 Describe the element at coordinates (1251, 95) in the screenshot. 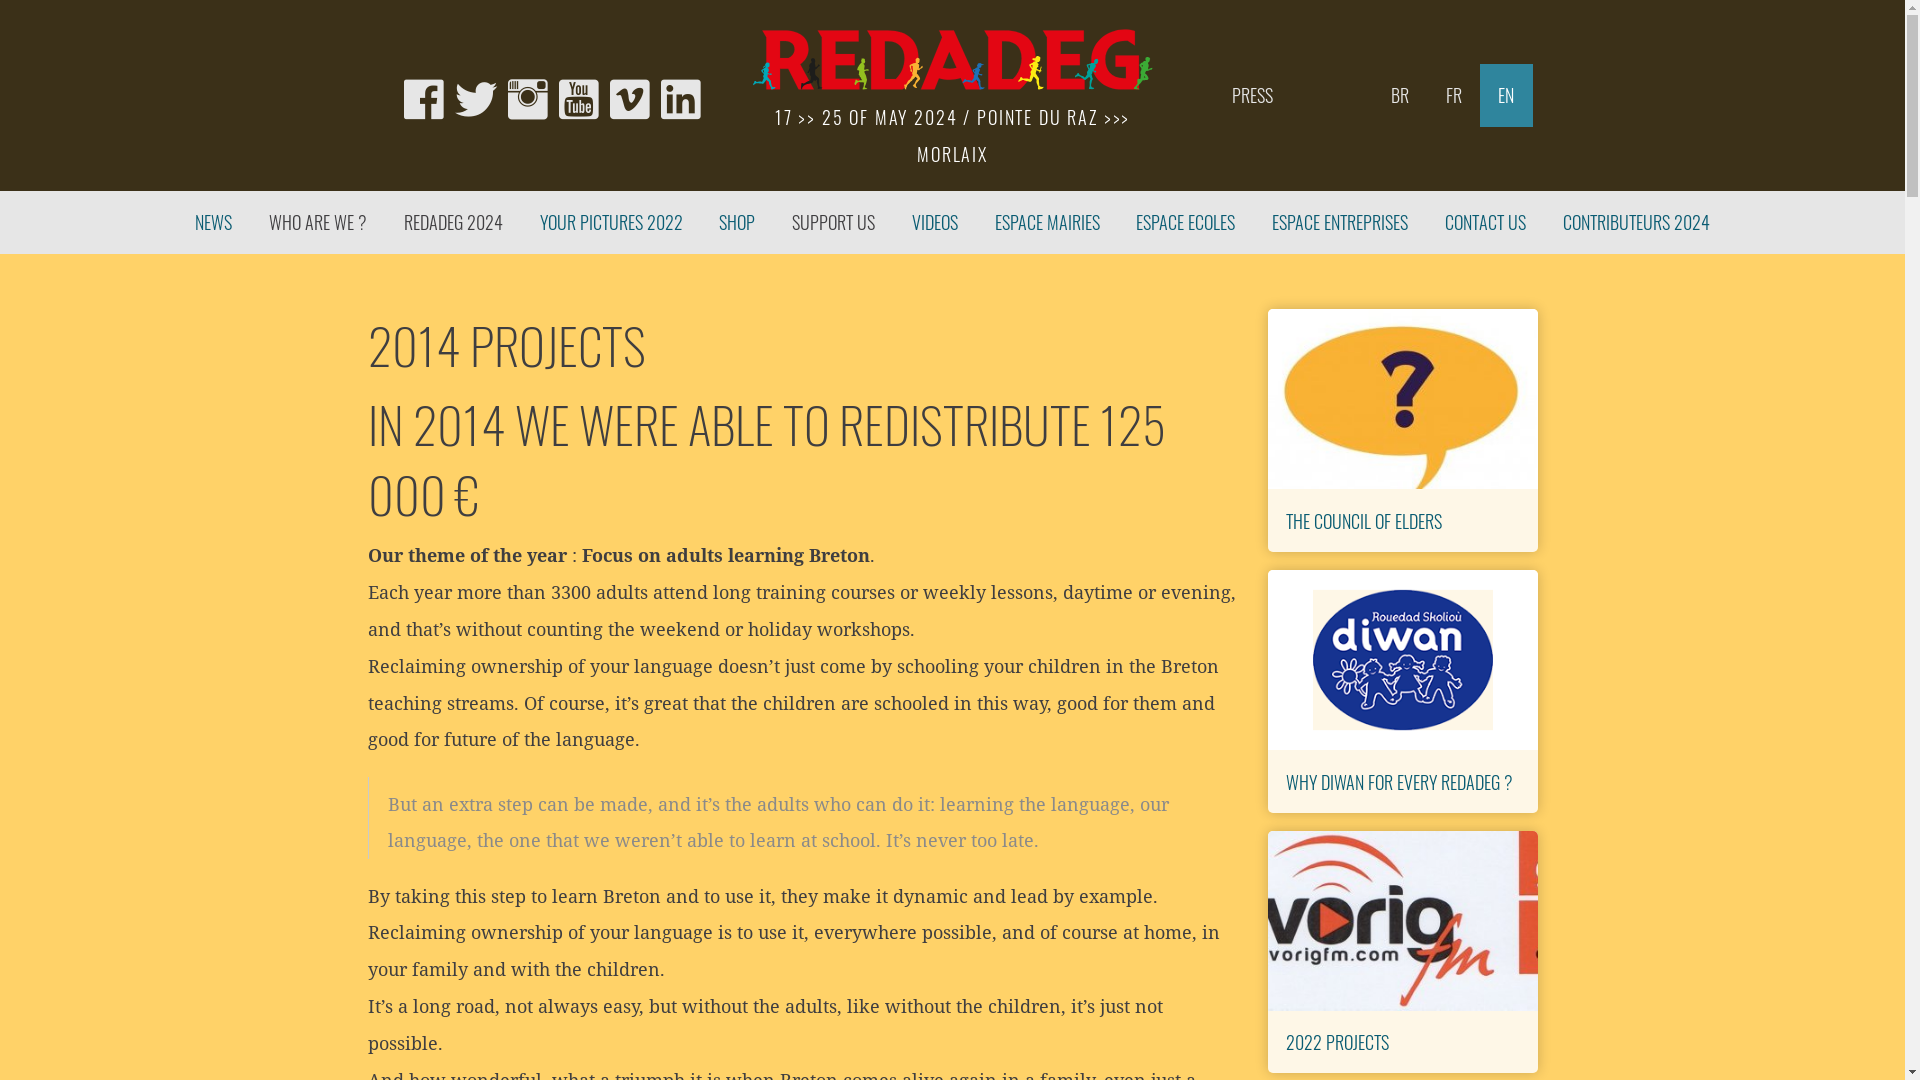

I see `'PRESS'` at that location.